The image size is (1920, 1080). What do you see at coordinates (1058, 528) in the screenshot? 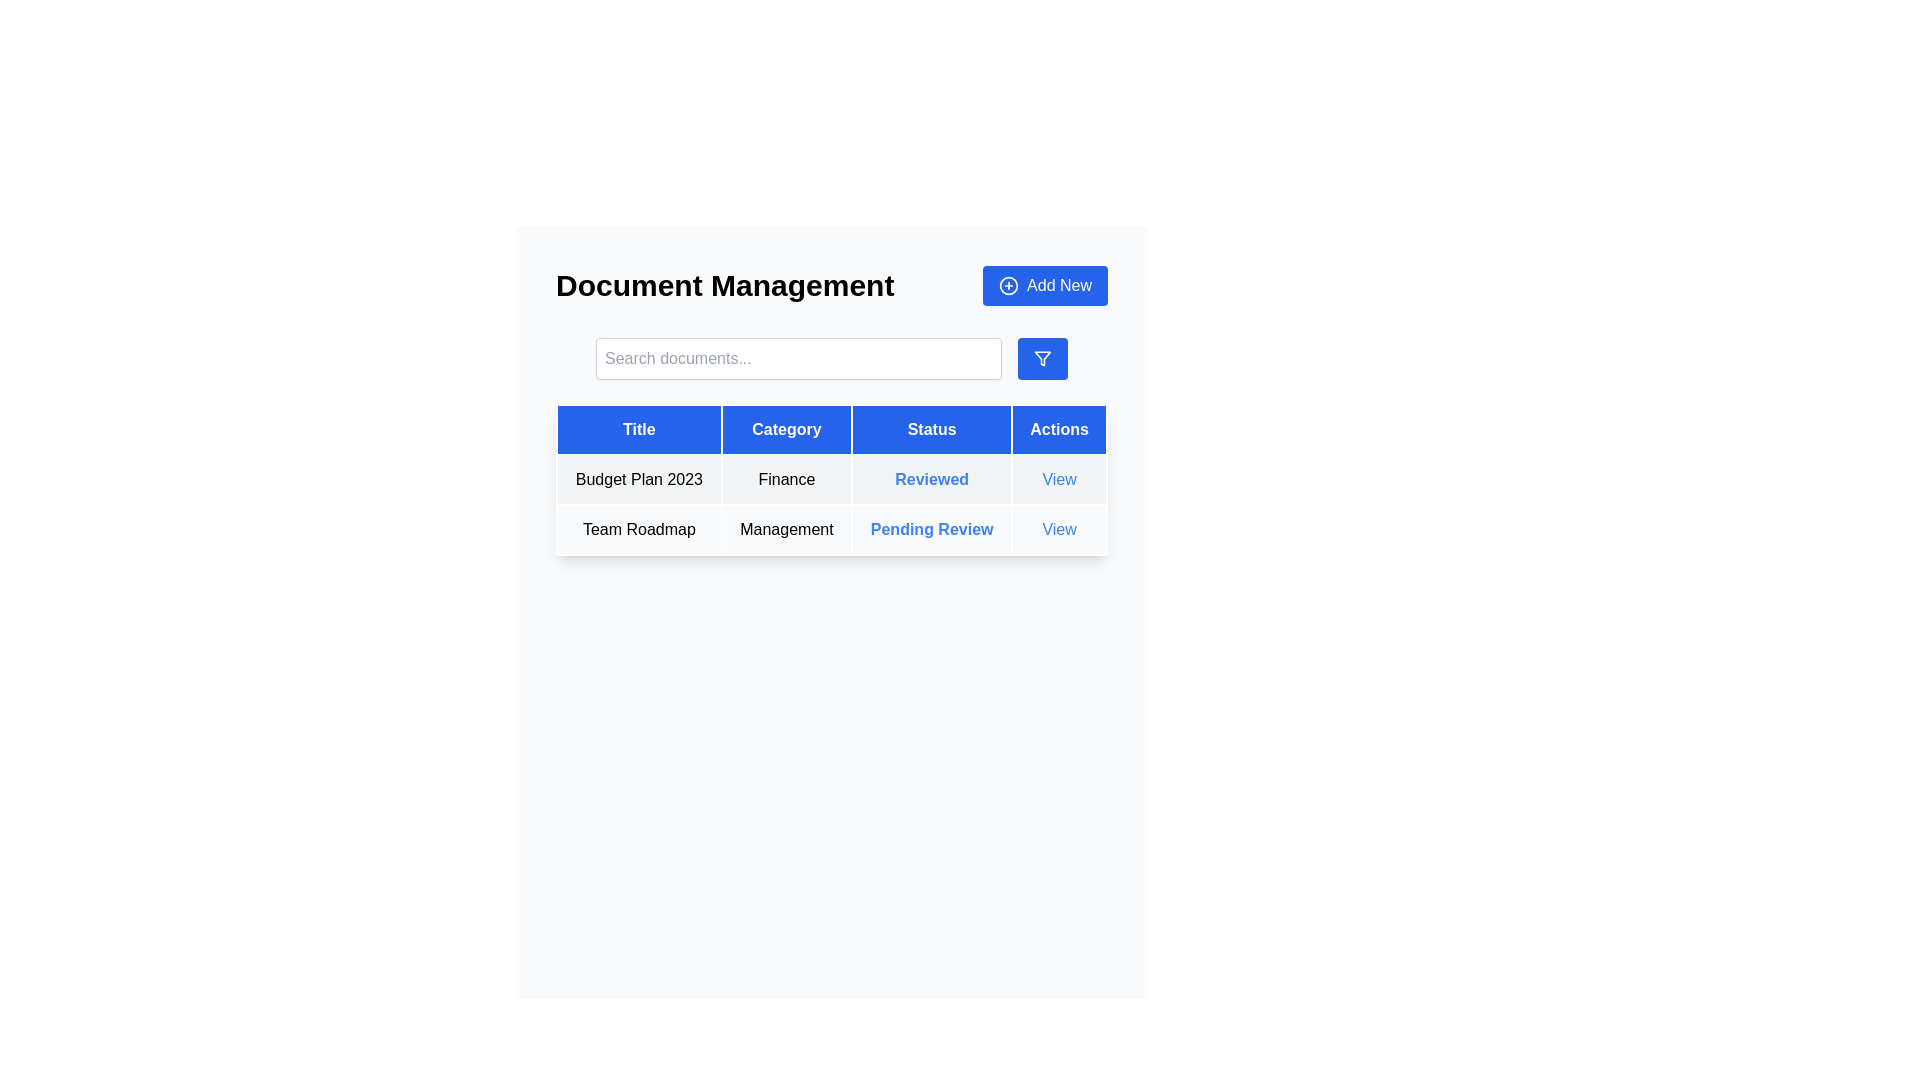
I see `the second 'View' link in the 'Actions' column of the table` at bounding box center [1058, 528].